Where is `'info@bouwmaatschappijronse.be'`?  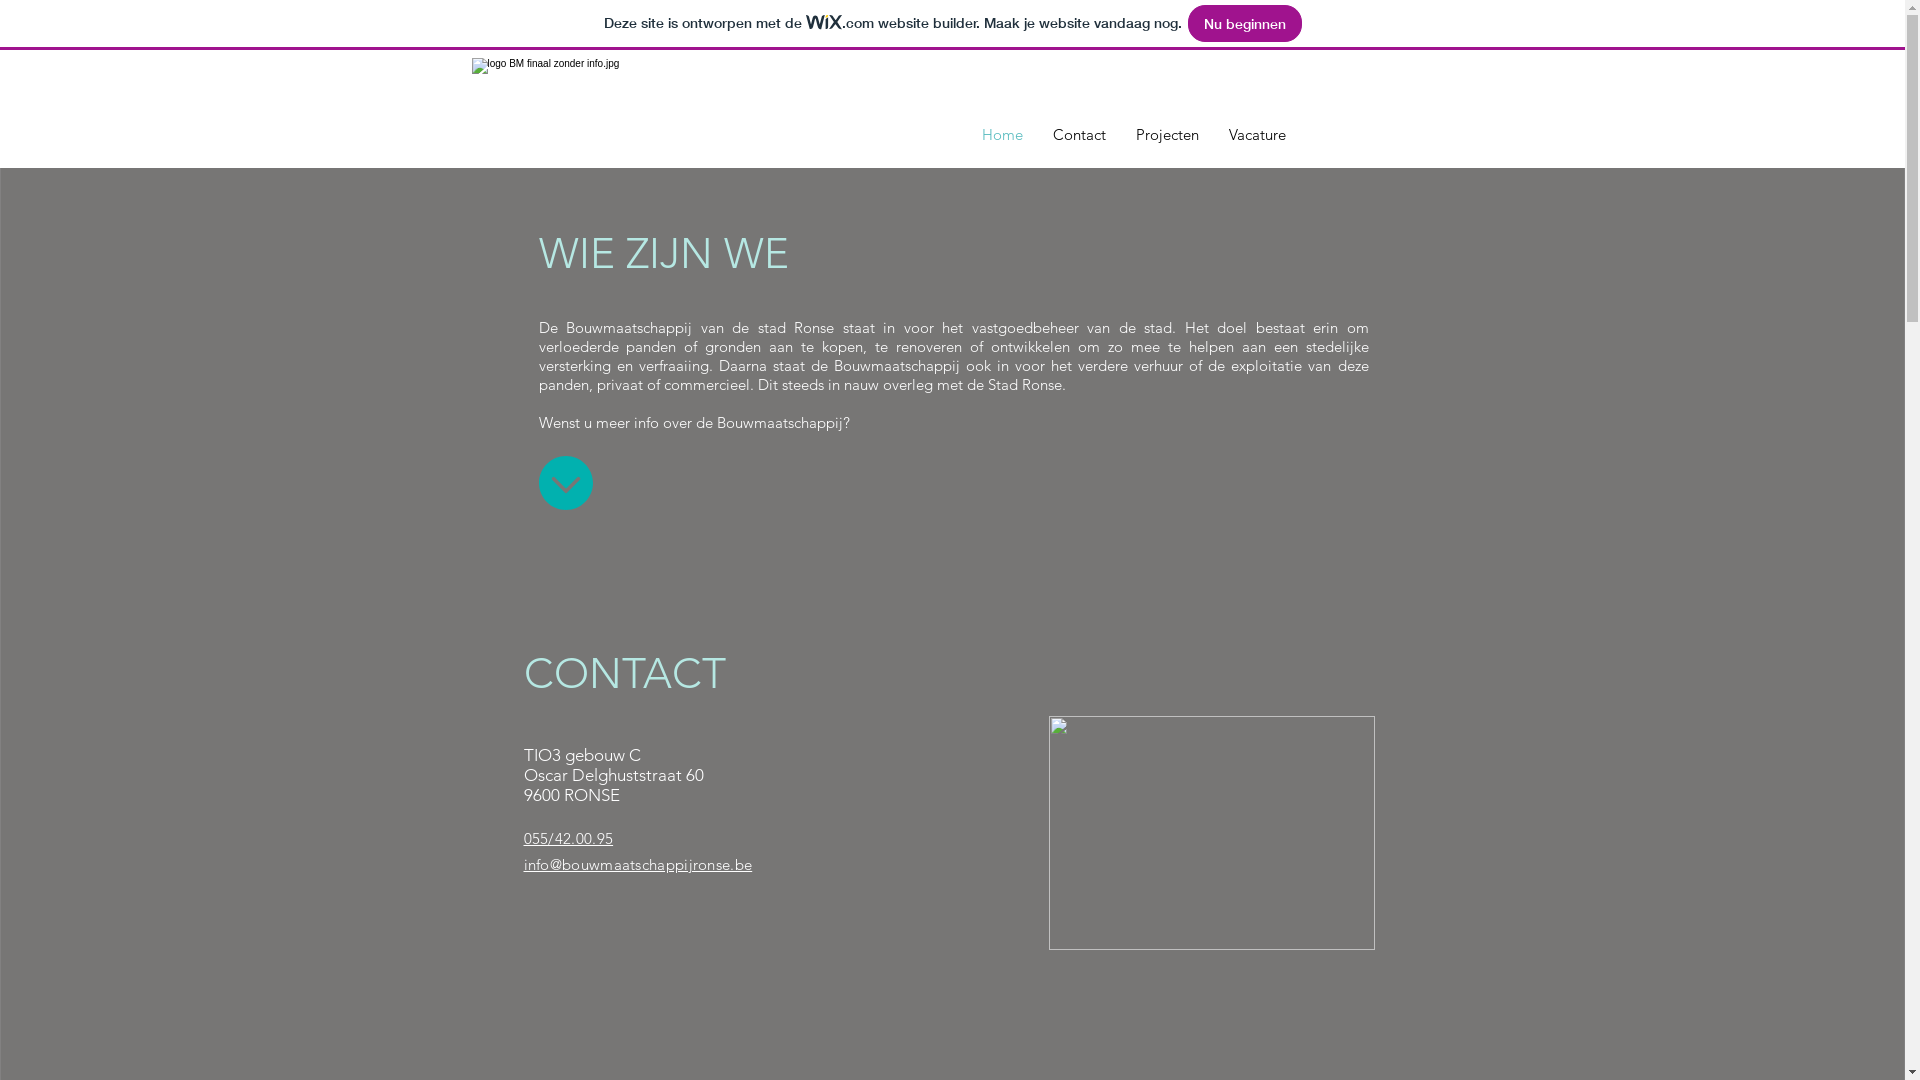 'info@bouwmaatschappijronse.be' is located at coordinates (637, 862).